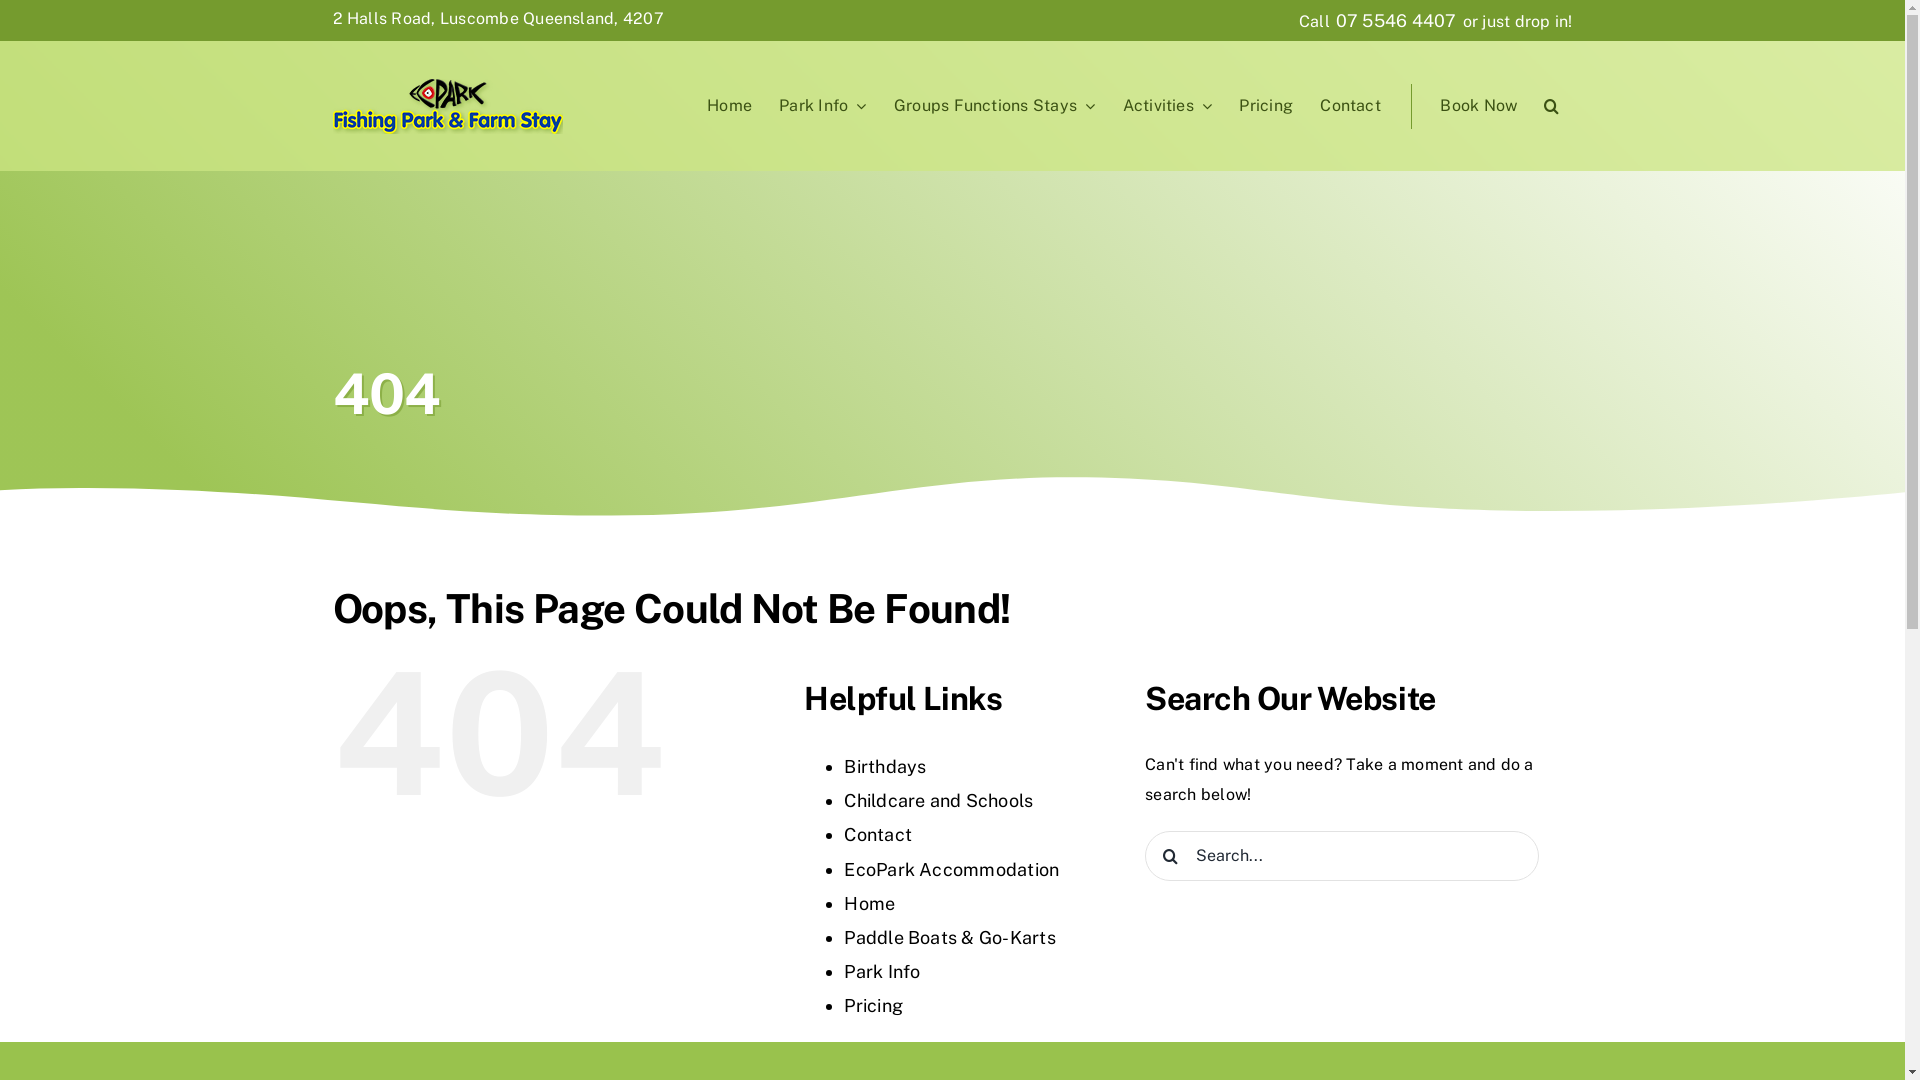 This screenshot has width=1920, height=1080. Describe the element at coordinates (883, 765) in the screenshot. I see `'Birthdays'` at that location.